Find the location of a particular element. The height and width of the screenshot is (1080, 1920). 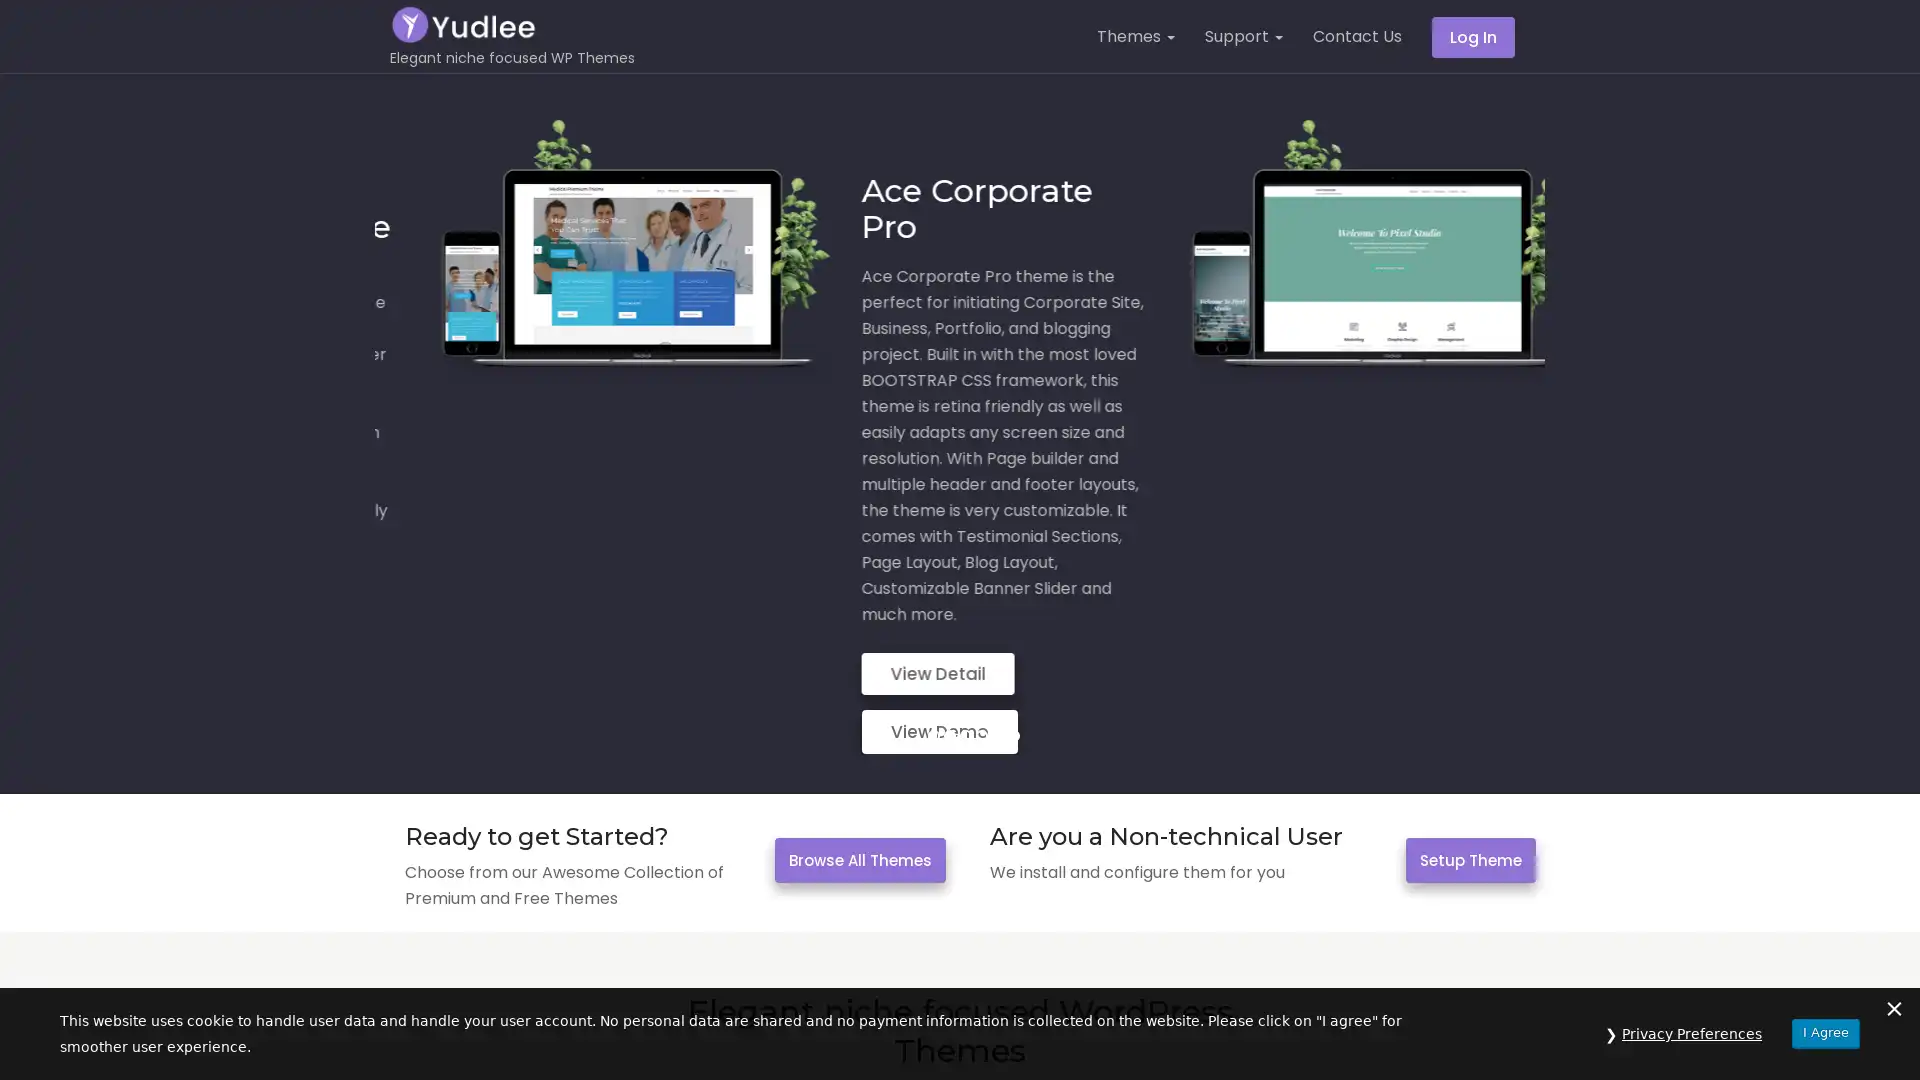

4 is located at coordinates (980, 595).